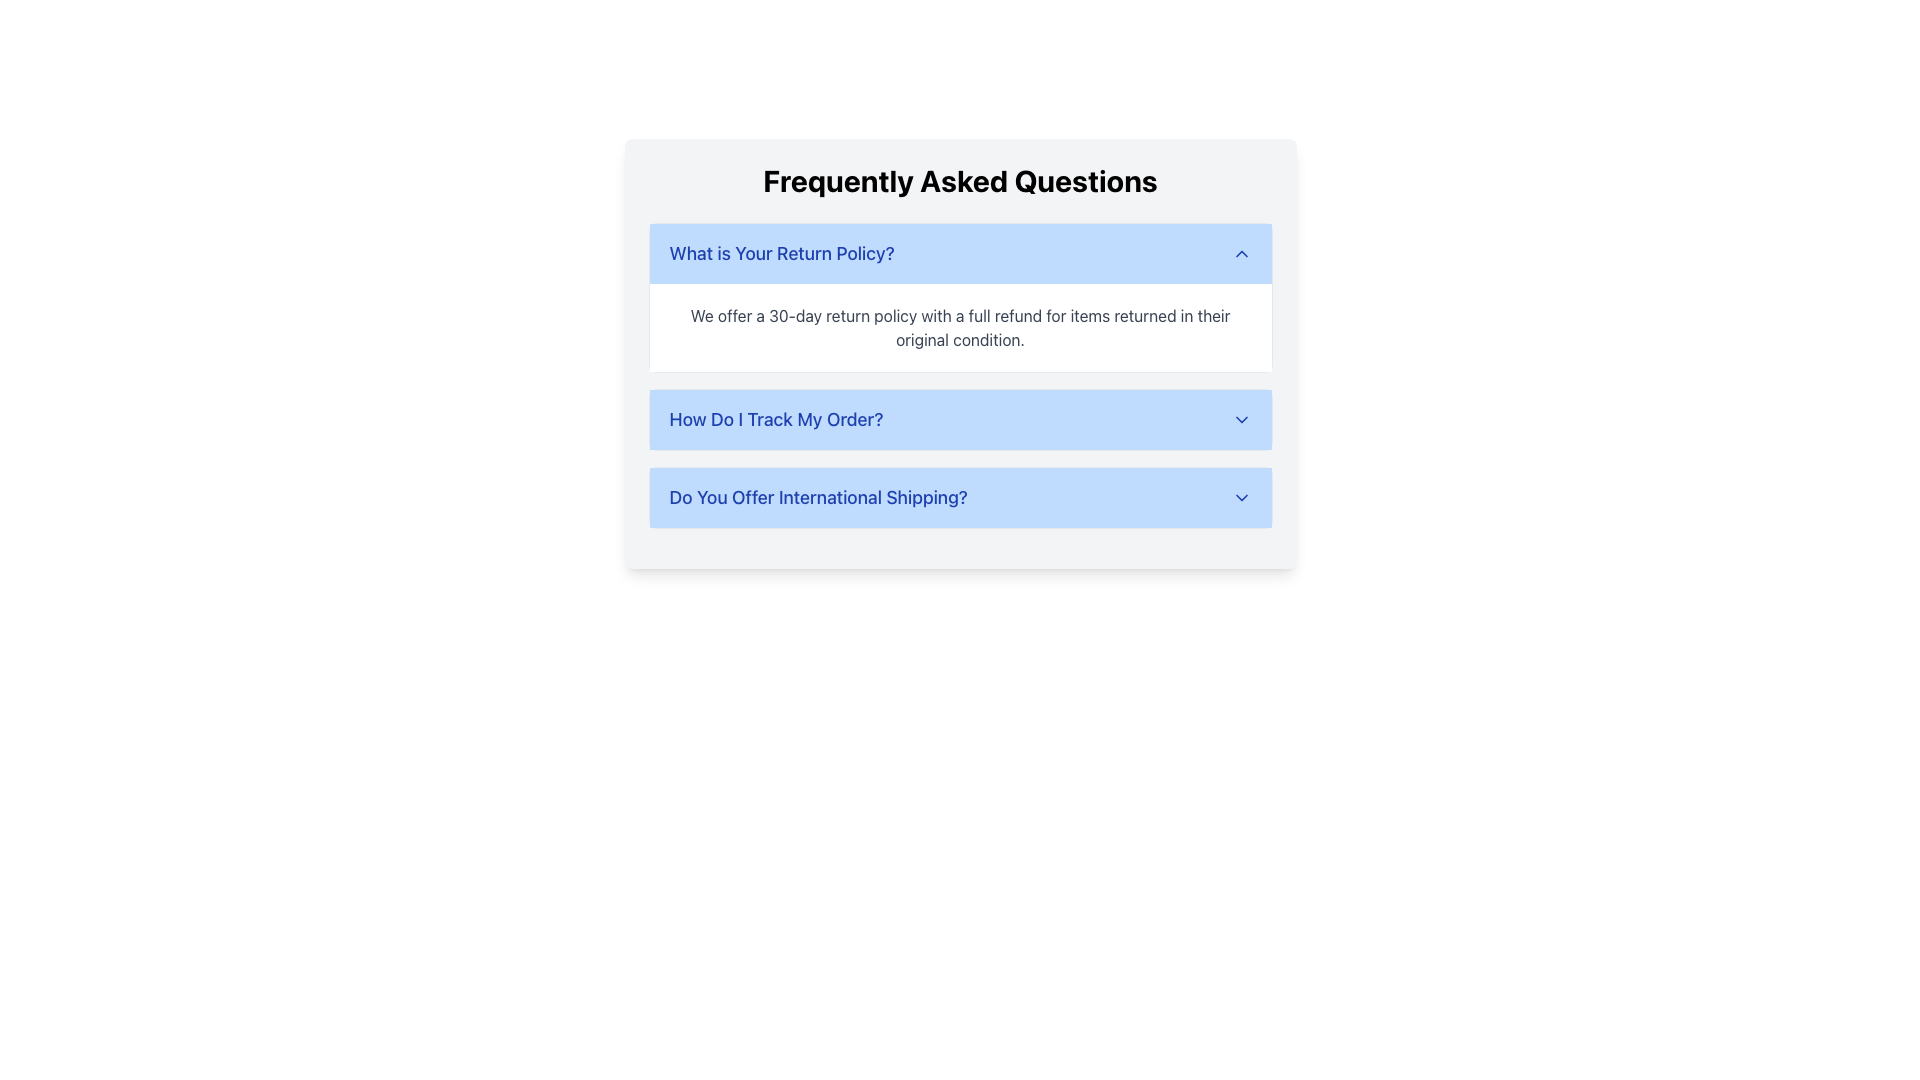 This screenshot has width=1920, height=1080. I want to click on the Collapsible Item Header in the FAQ section, so click(960, 496).